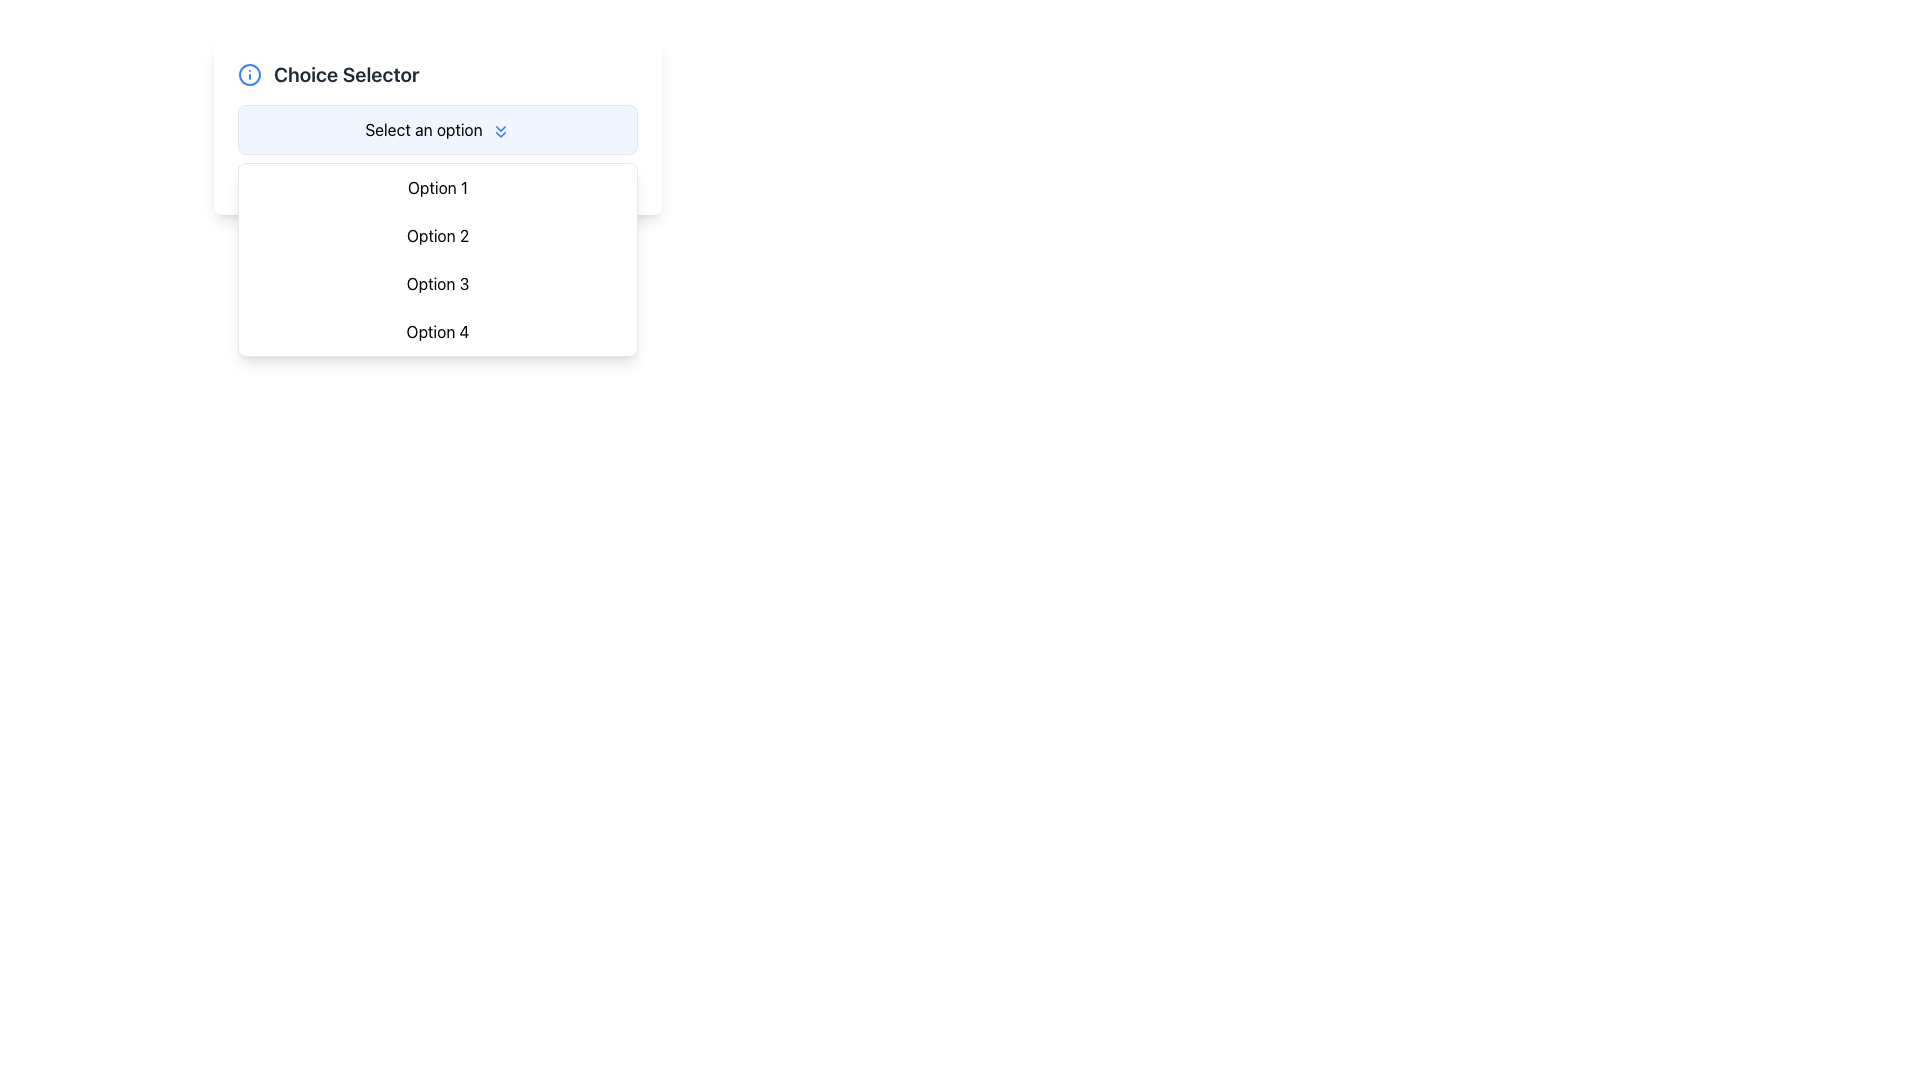 The image size is (1920, 1080). Describe the element at coordinates (346, 73) in the screenshot. I see `text from the 'Choice Selector' label, which is styled in a large bold font and is dark gray in color, located at the top of the selection module` at that location.